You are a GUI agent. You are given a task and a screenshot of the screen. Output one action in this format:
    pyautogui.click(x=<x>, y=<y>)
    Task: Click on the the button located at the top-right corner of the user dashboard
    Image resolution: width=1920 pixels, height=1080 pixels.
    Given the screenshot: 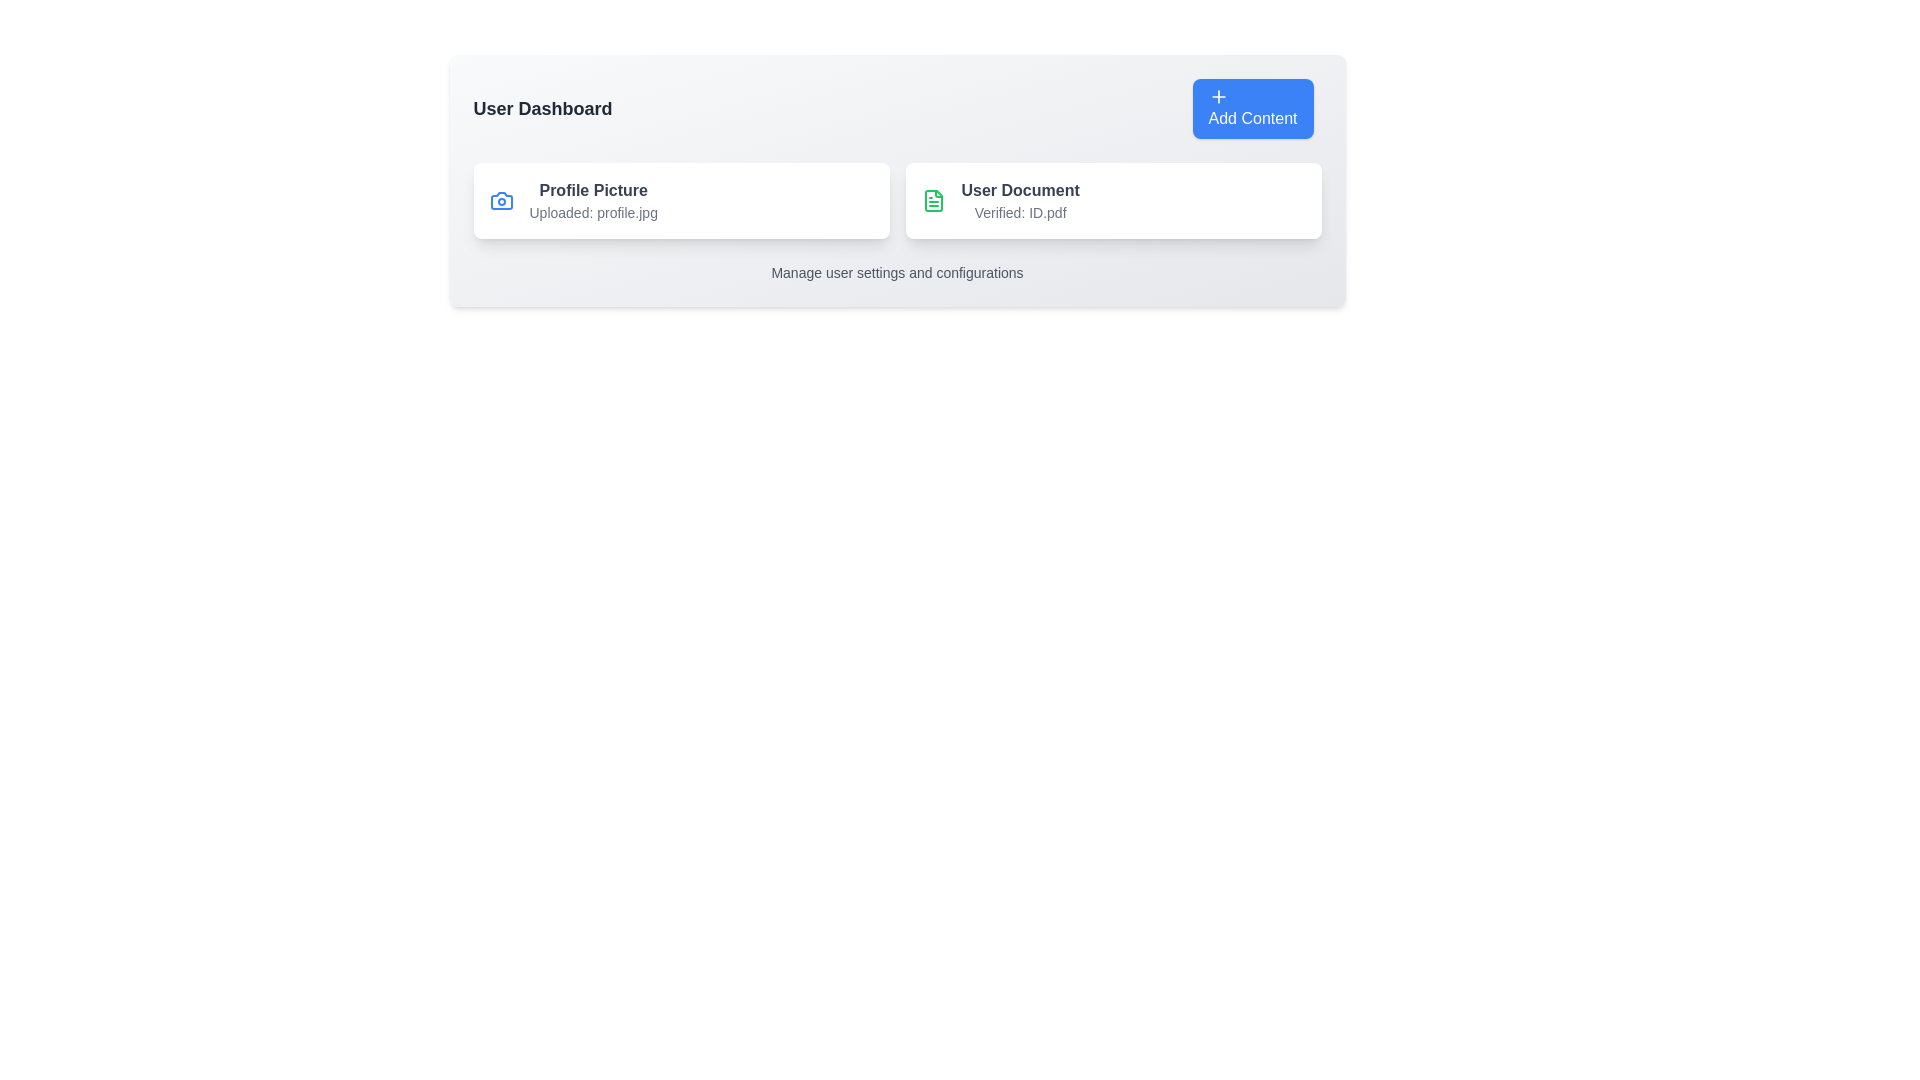 What is the action you would take?
    pyautogui.click(x=1251, y=108)
    